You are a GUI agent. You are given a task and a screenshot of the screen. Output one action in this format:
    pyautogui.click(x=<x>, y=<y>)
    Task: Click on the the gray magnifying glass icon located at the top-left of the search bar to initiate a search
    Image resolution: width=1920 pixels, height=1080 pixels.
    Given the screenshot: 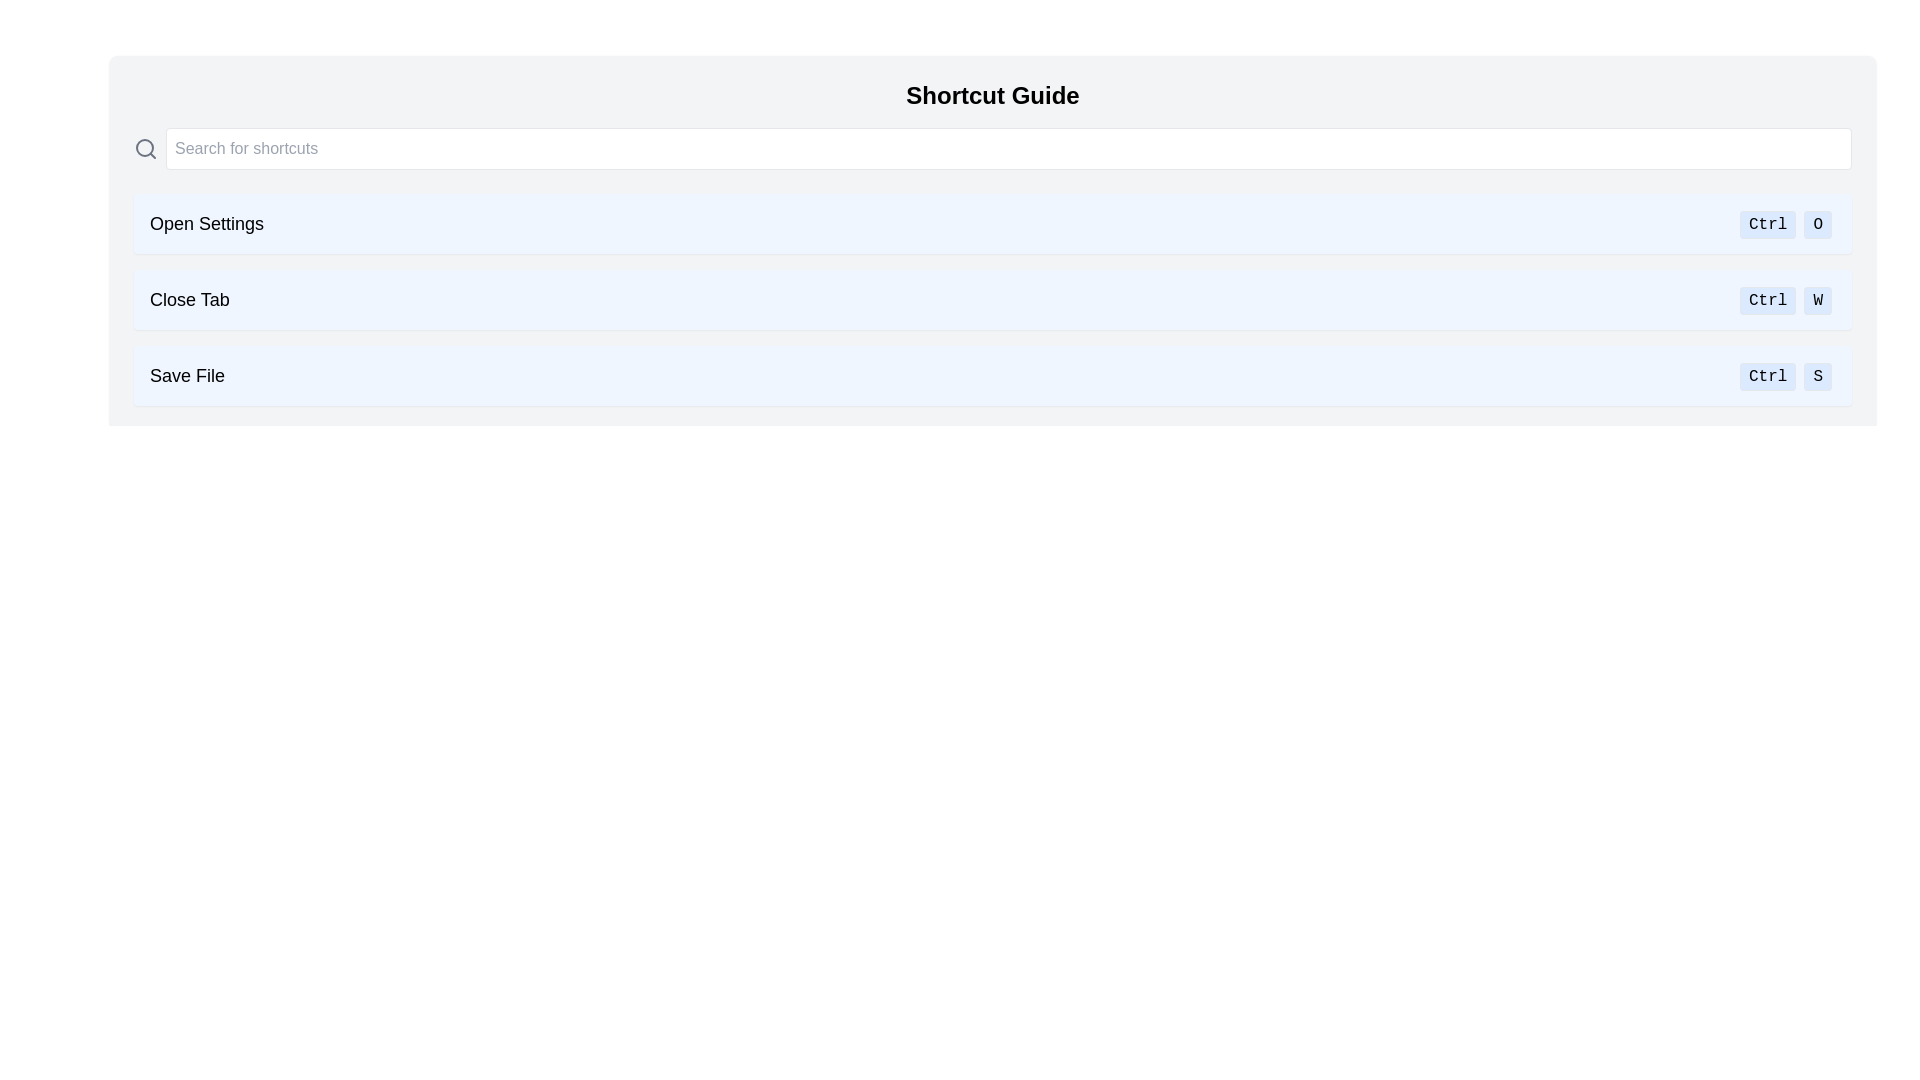 What is the action you would take?
    pyautogui.click(x=144, y=148)
    